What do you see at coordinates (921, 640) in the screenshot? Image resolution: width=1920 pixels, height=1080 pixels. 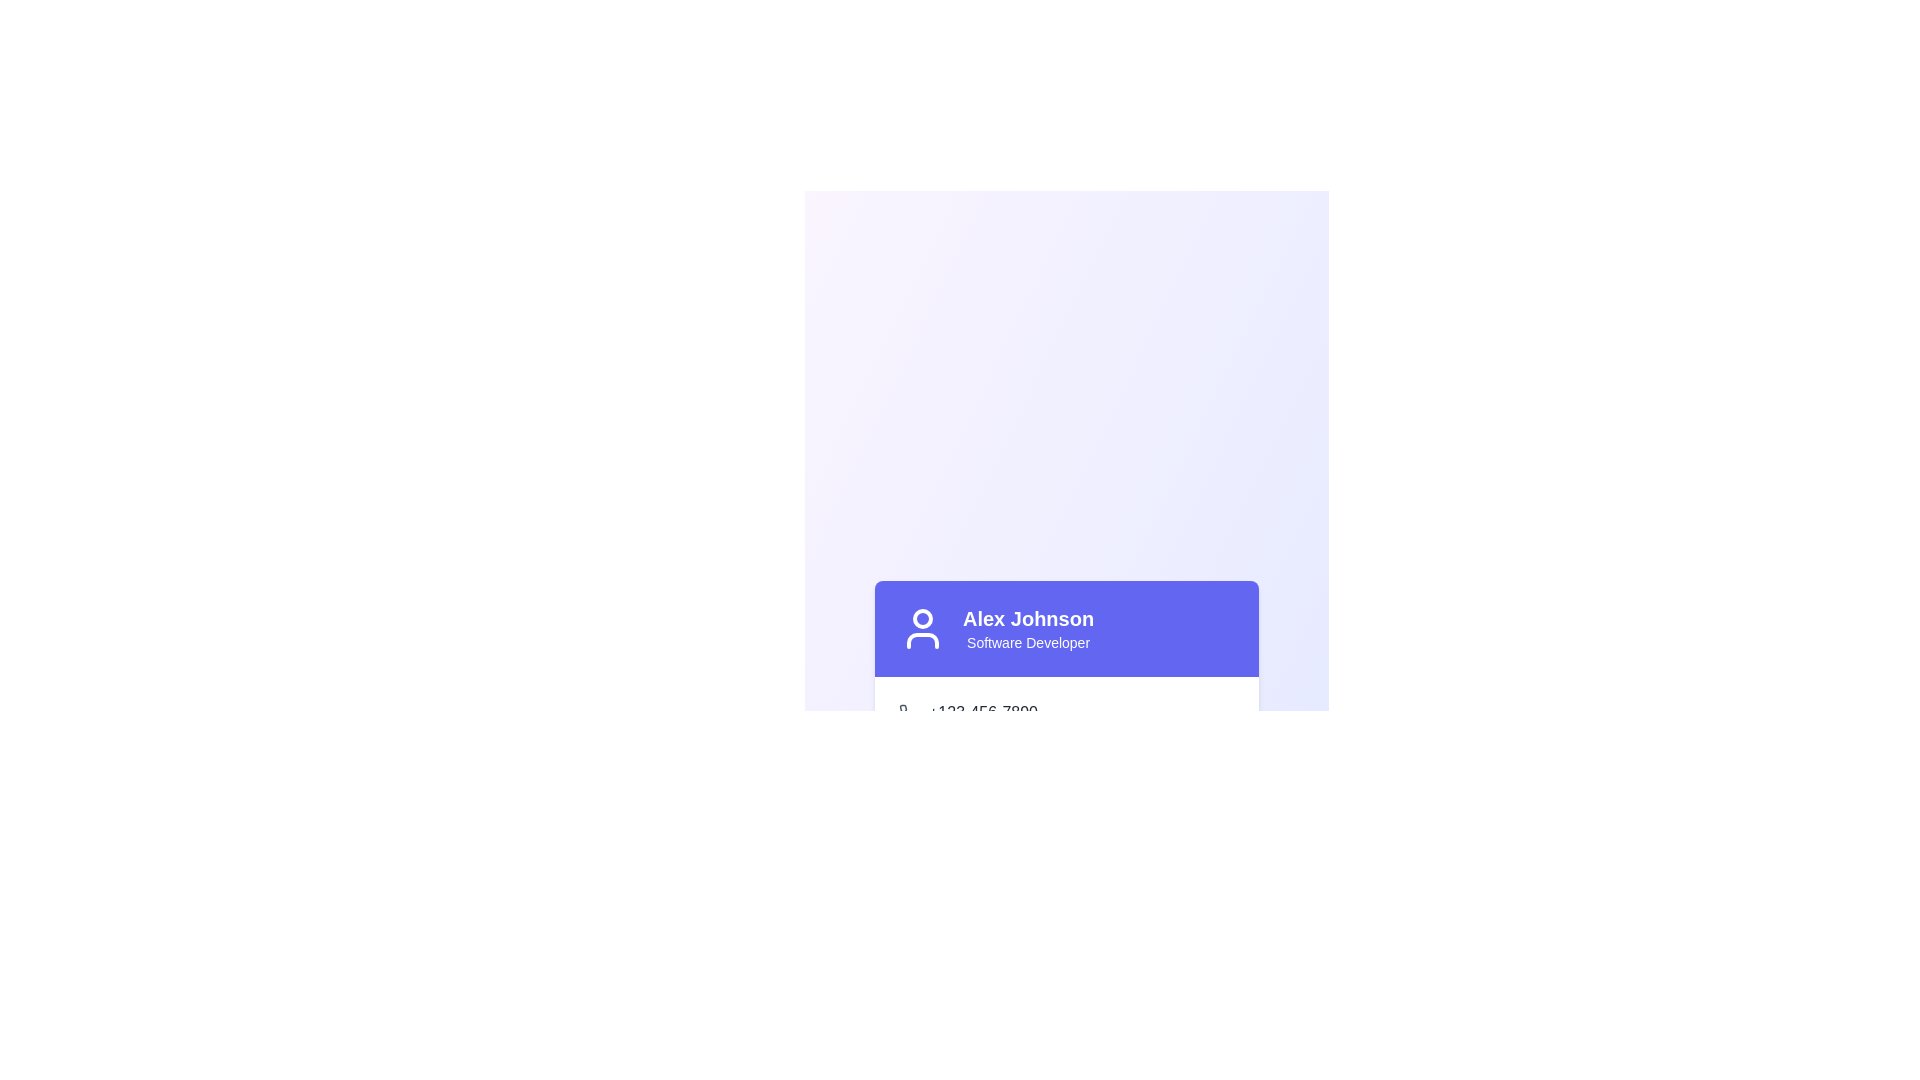 I see `the bottom-most vector graphic of the user profile icon, which is located to the left of the name 'Alex Johnson' and the job title 'Software Developer' in the purple header area` at bounding box center [921, 640].